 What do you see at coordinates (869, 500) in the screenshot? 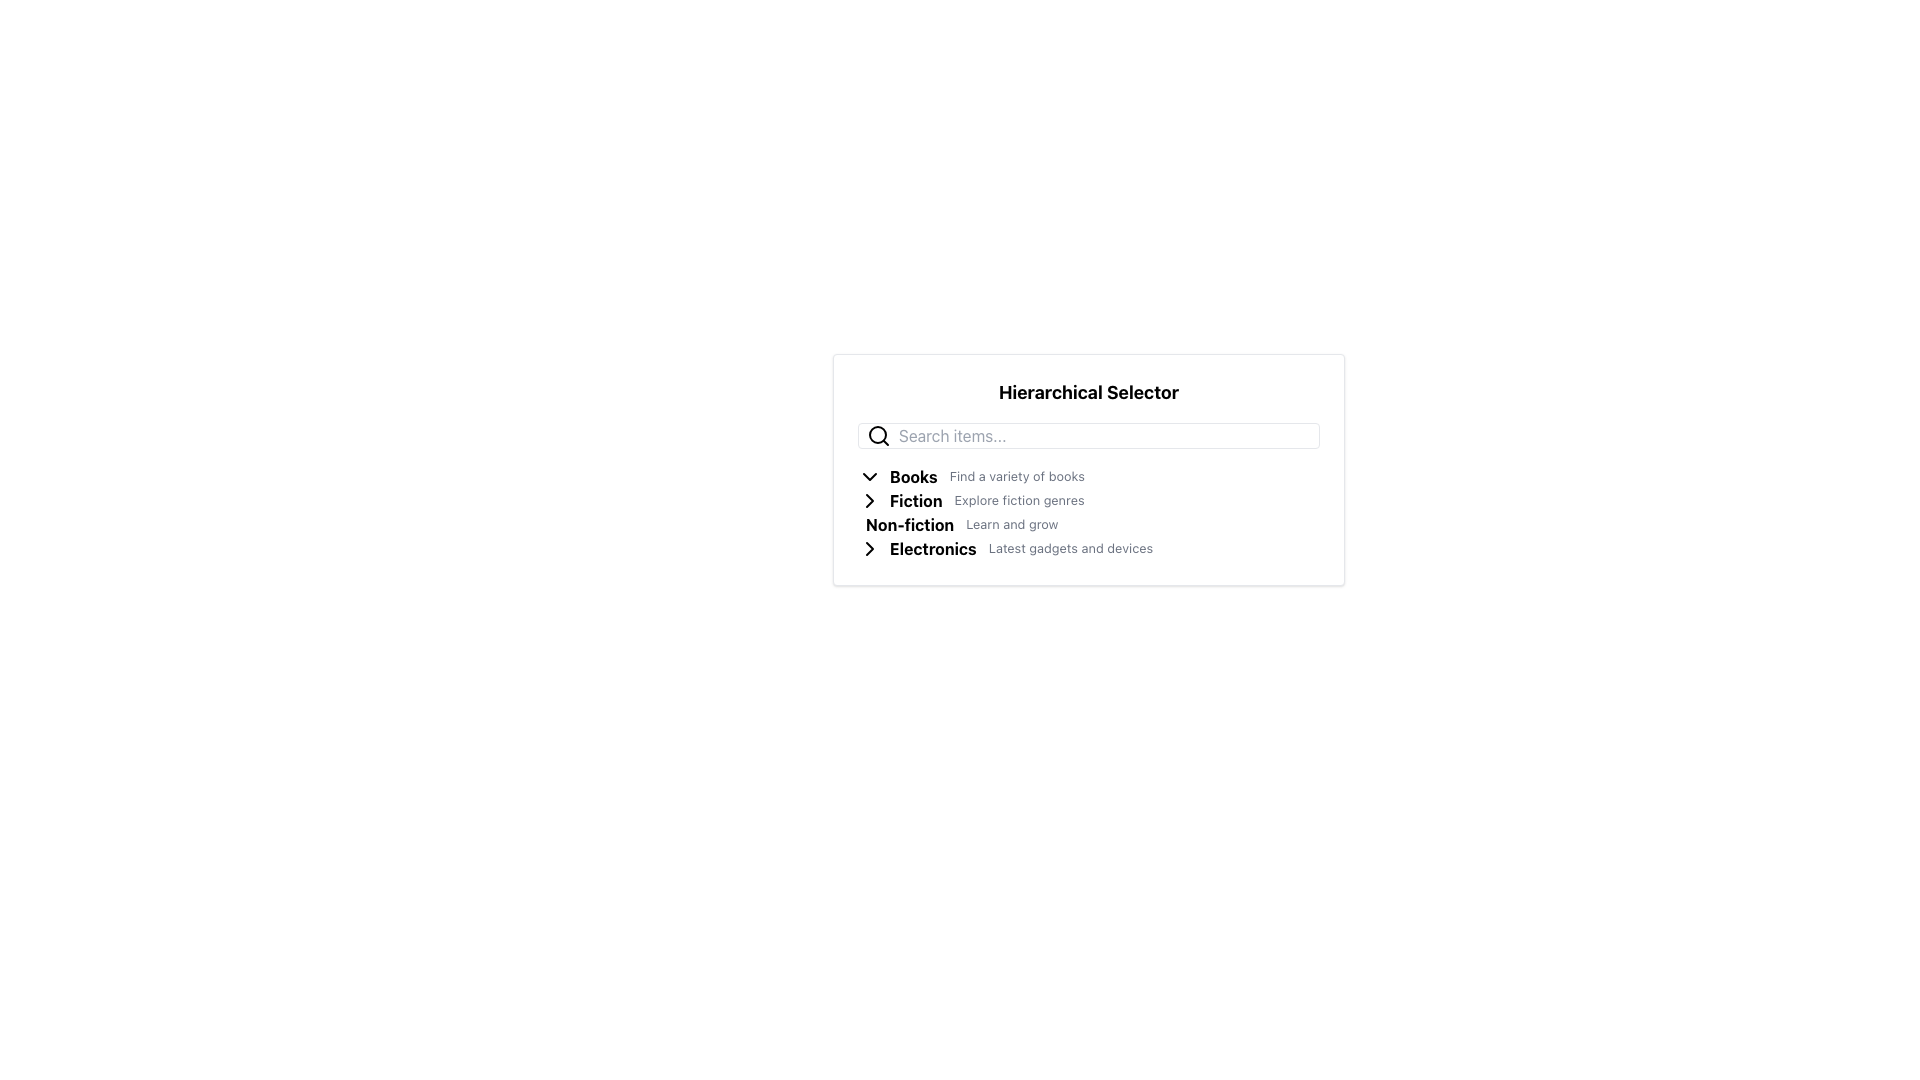
I see `the Right-chevron arrow icon located to the left of the text 'Fiction' in the hierarchical menu, indicating it can expand or collapse additional content` at bounding box center [869, 500].